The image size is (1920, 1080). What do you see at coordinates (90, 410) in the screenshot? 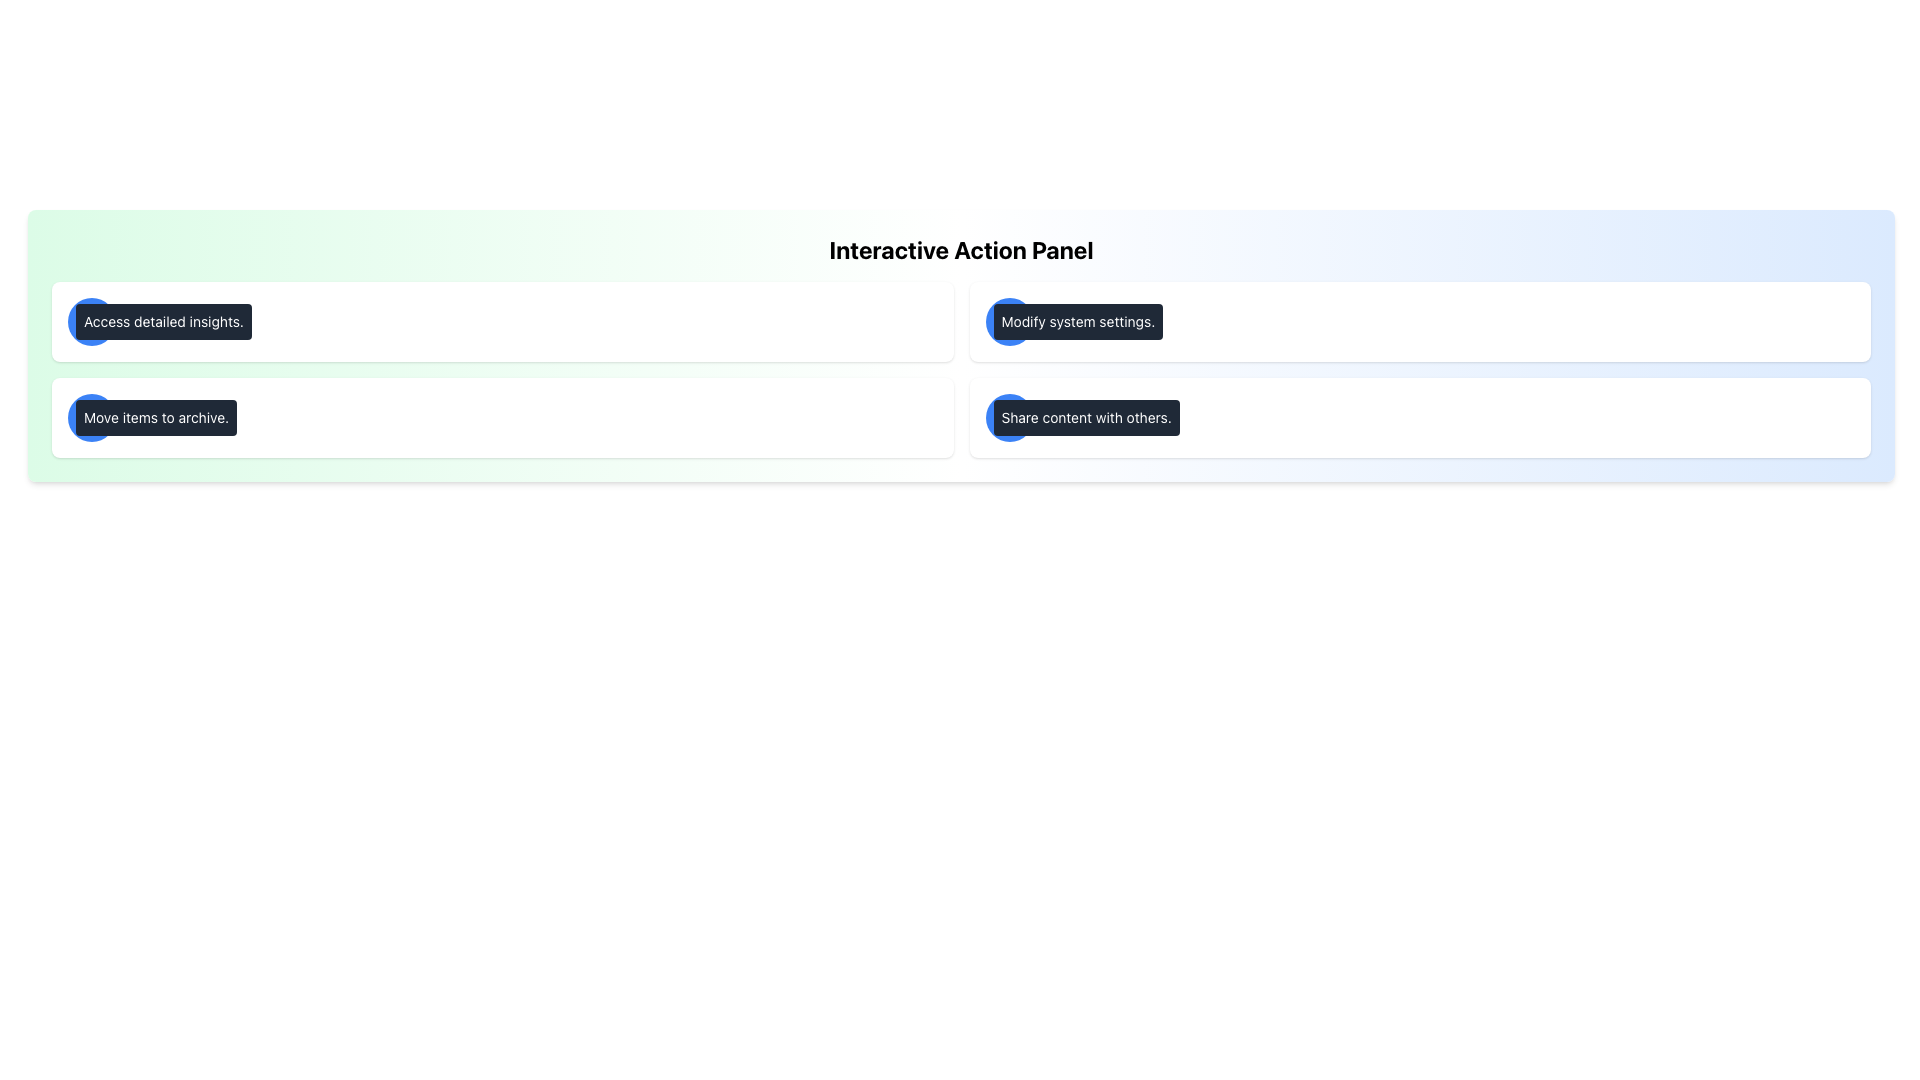
I see `the thin rectangular bar in the upper section of the archive box icon, which is near the 'Move items to archive' label in the second card of the left column` at bounding box center [90, 410].